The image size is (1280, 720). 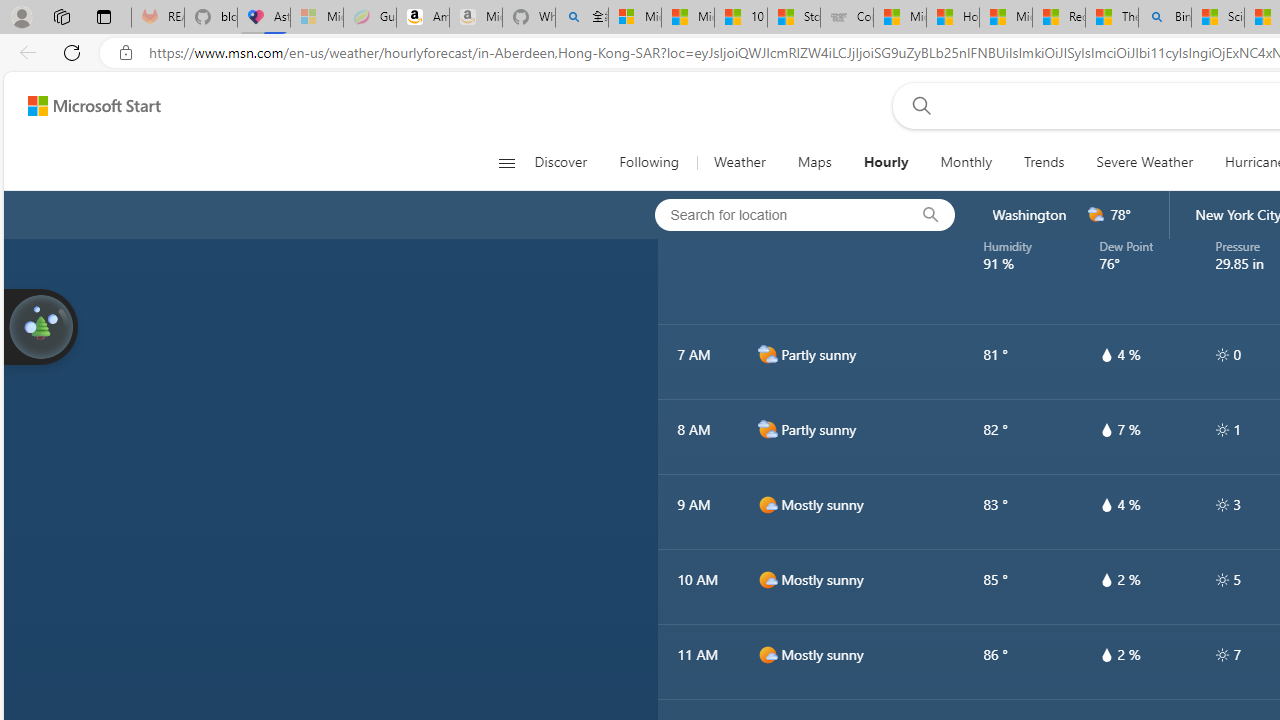 What do you see at coordinates (263, 17) in the screenshot?
I see `'Asthma Inhalers: Names and Types'` at bounding box center [263, 17].